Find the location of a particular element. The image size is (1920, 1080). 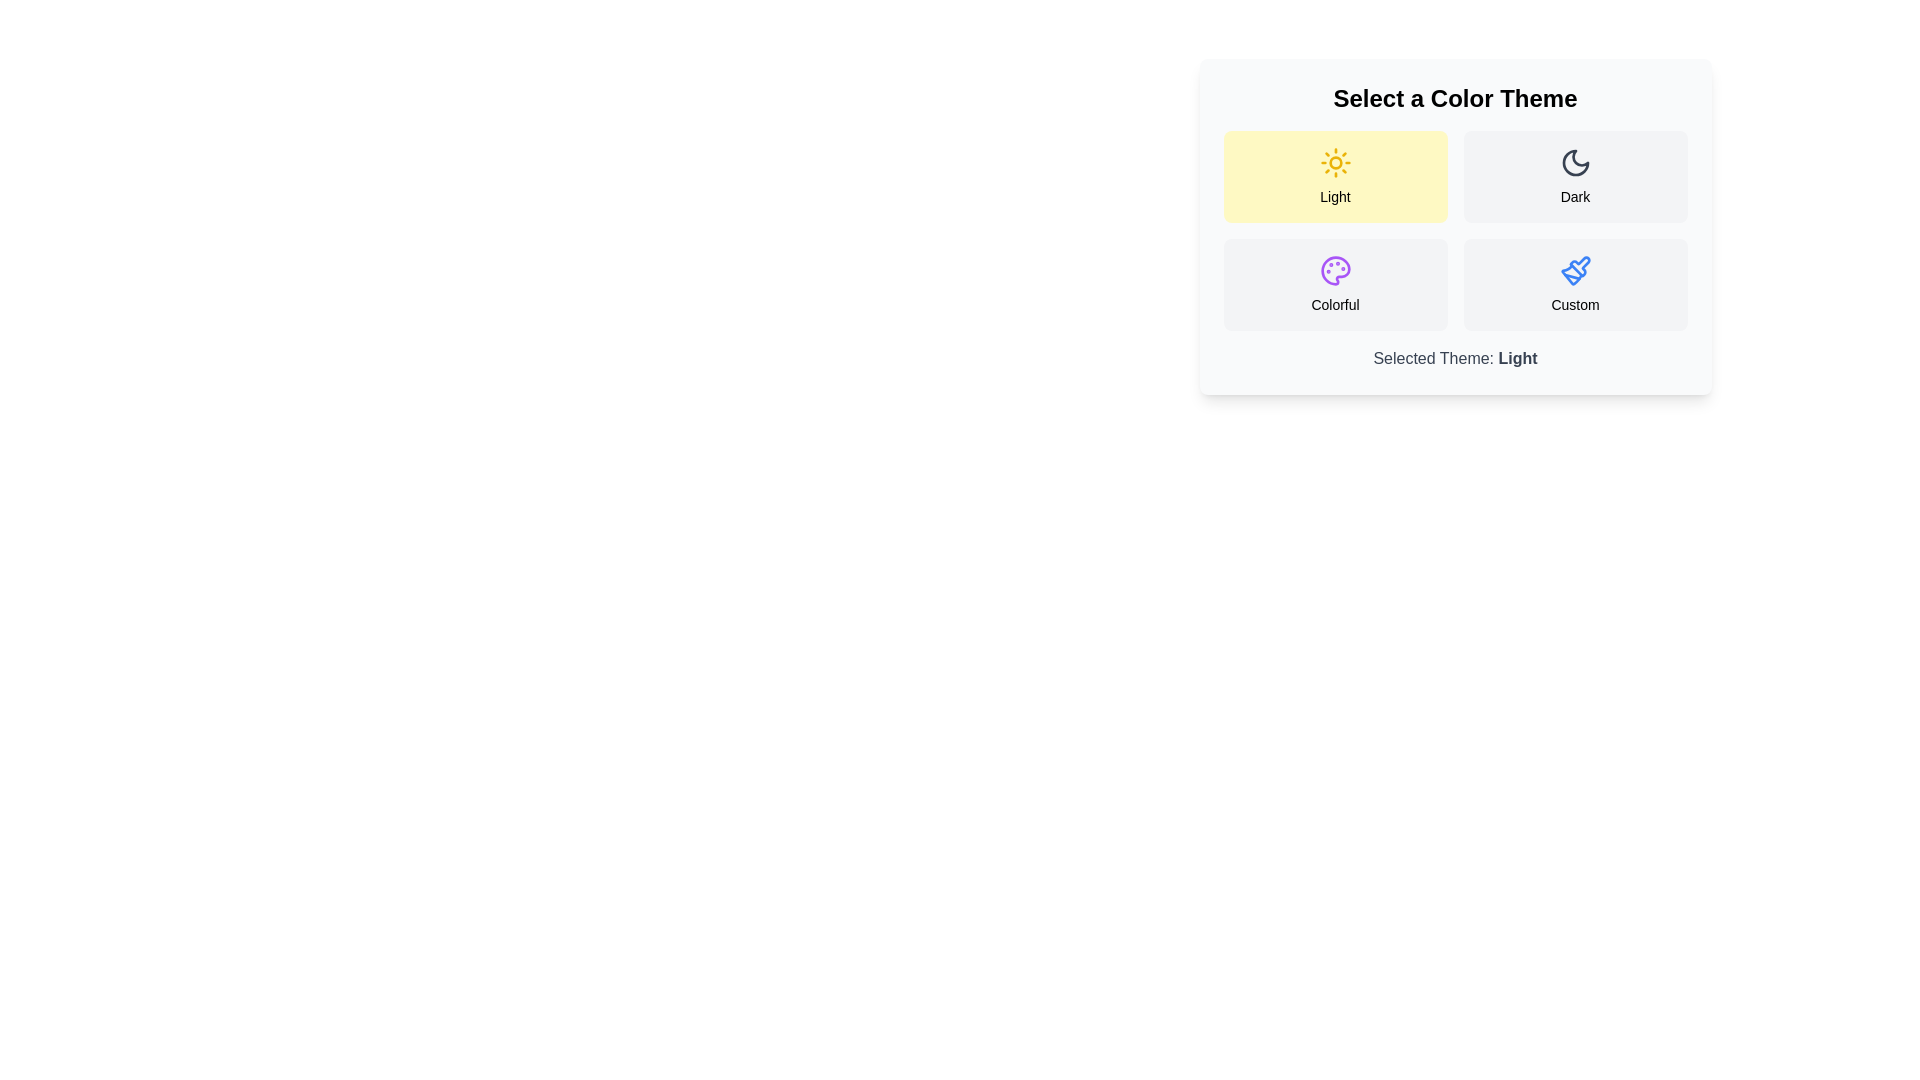

the theme Colorful by clicking its button is located at coordinates (1335, 285).